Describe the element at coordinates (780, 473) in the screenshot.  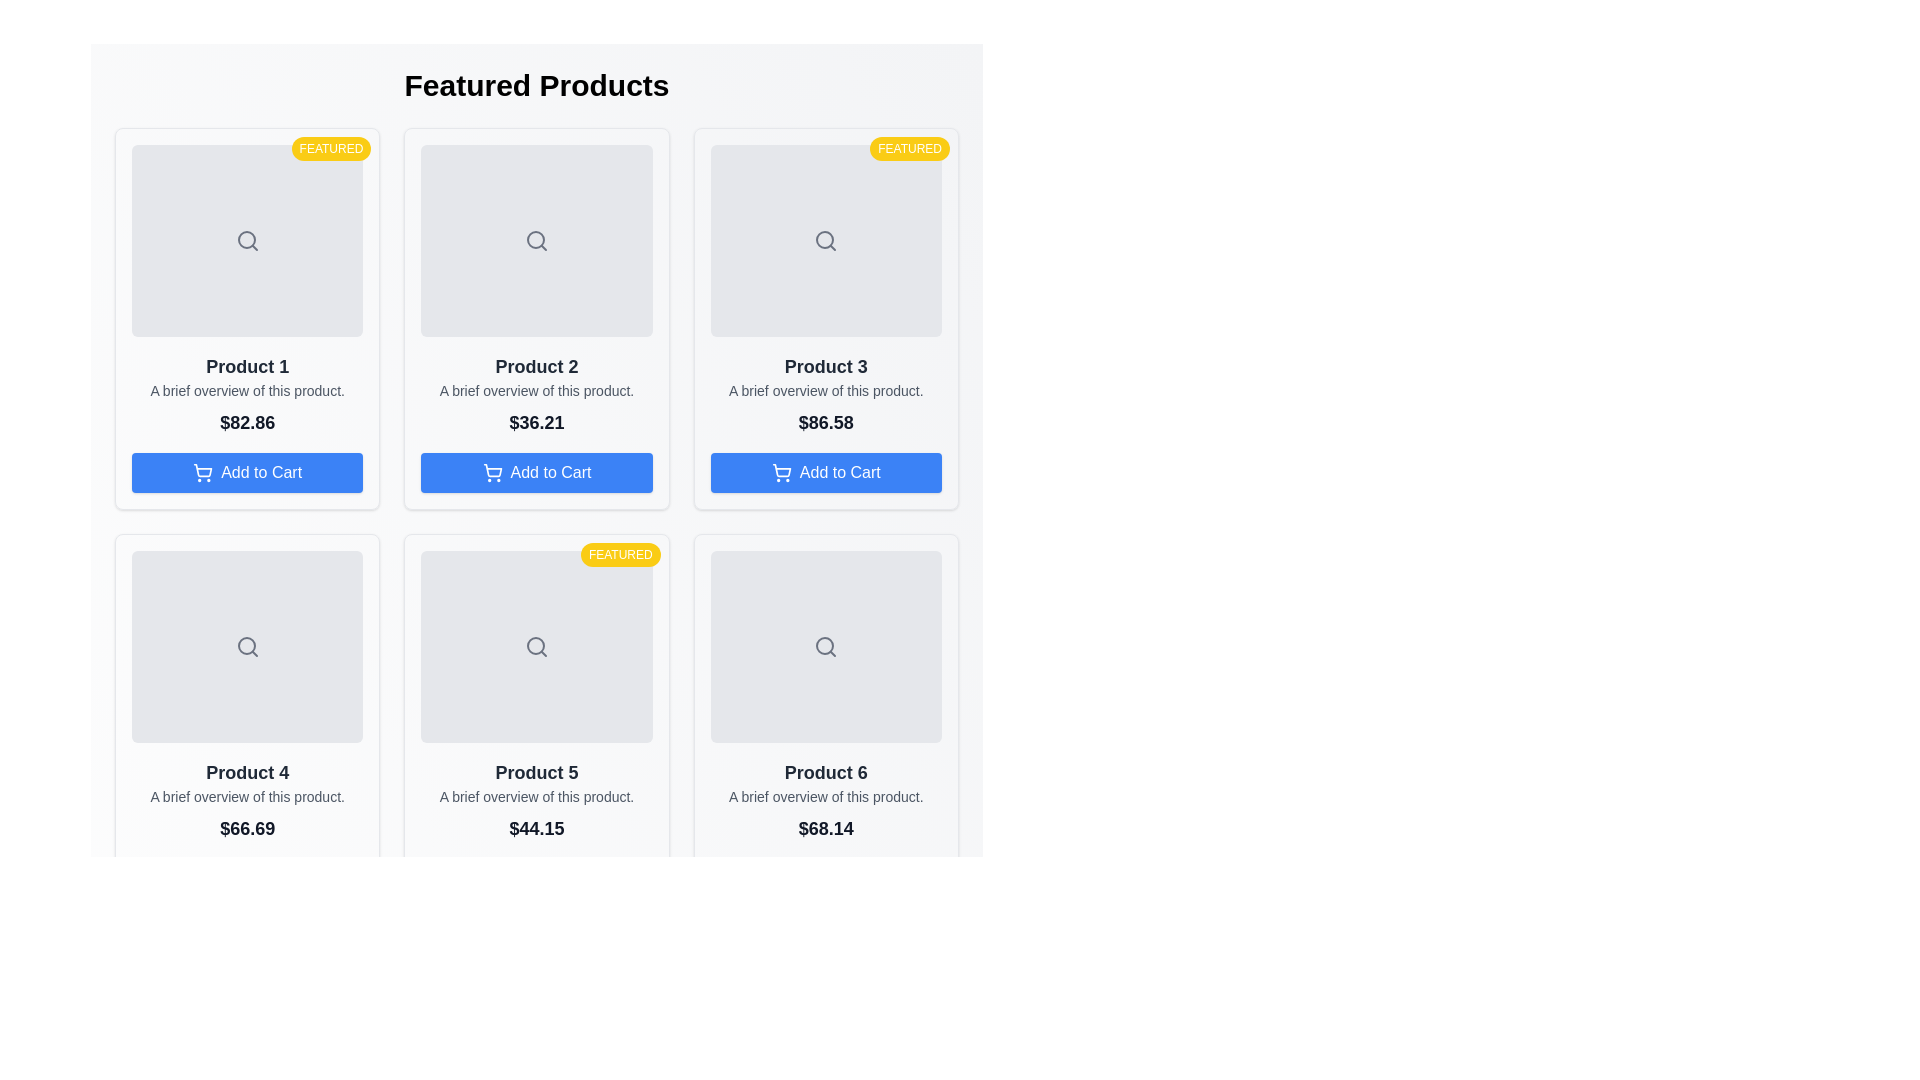
I see `shopping cart icon inside the 'Add to Cart' button for 'Product 3' located in the top-right corner of the grid, second row and third column` at that location.